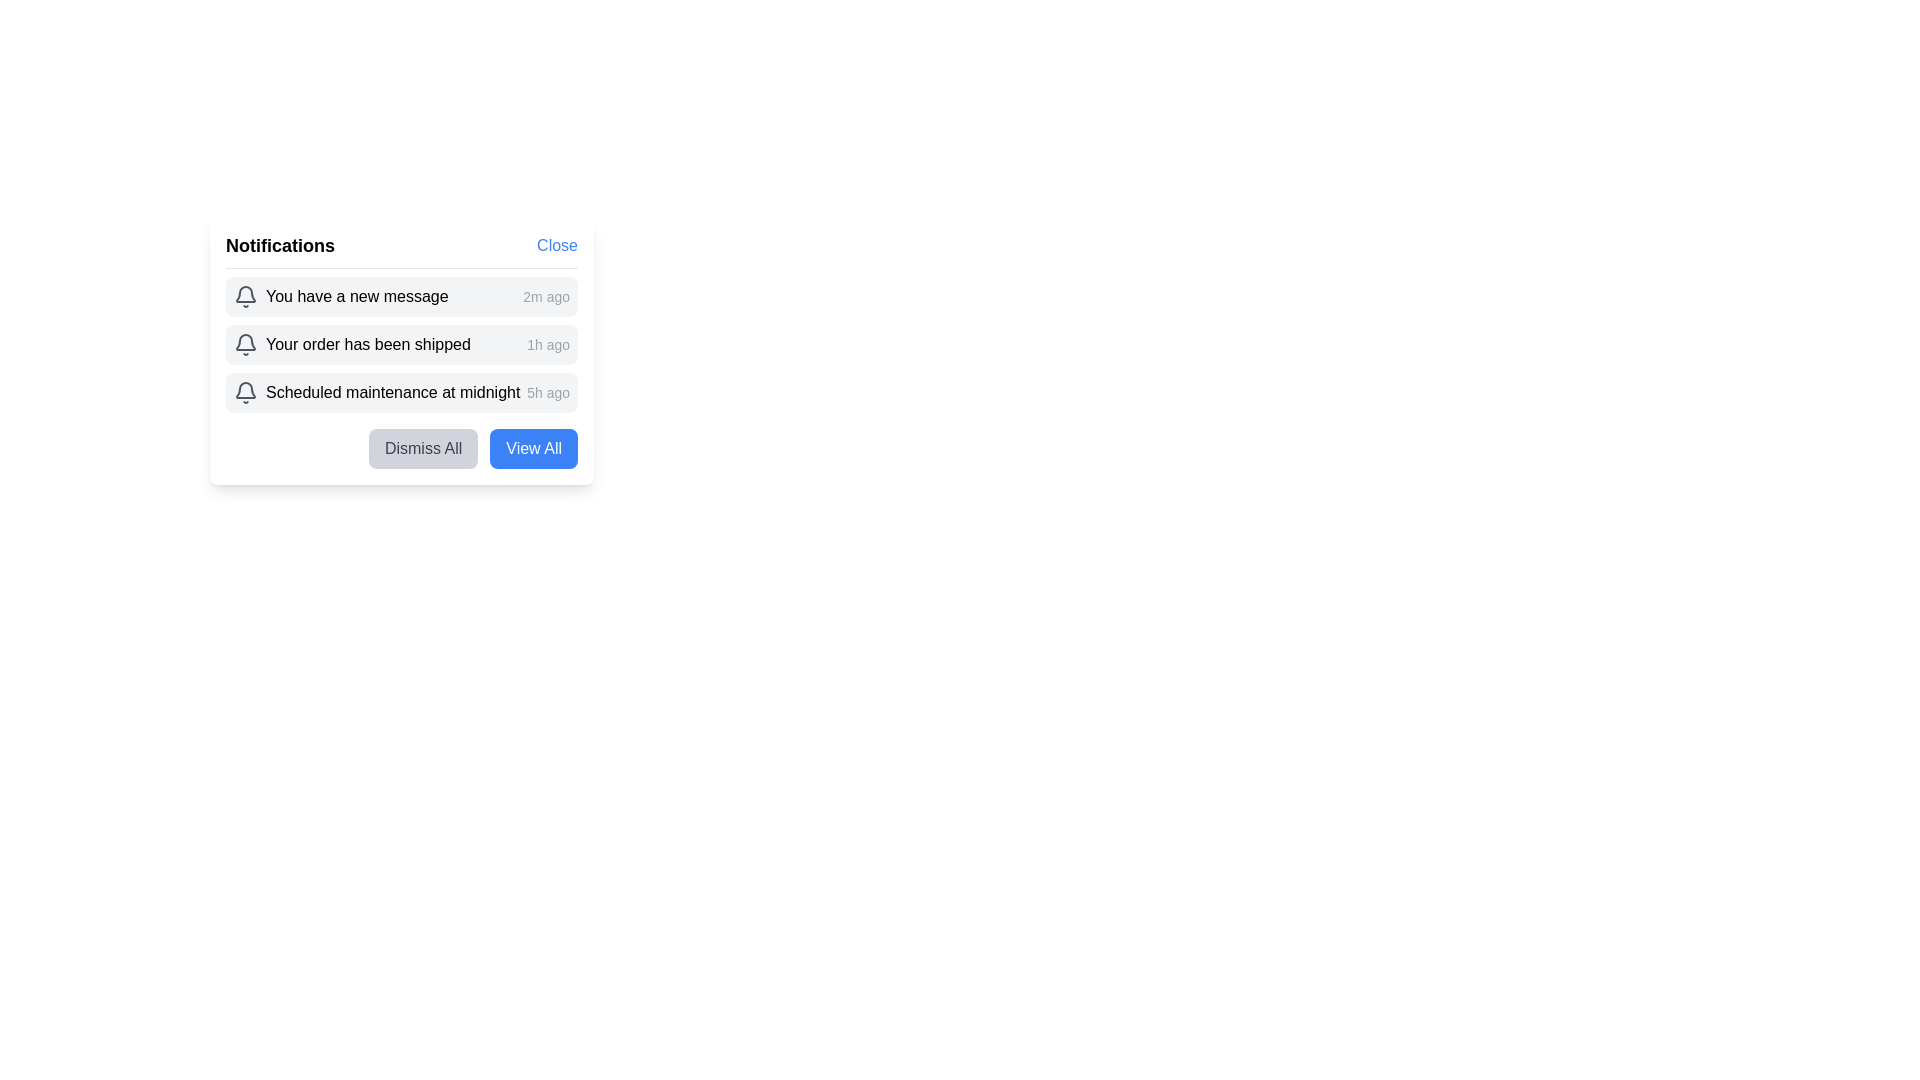 The width and height of the screenshot is (1920, 1080). What do you see at coordinates (340, 297) in the screenshot?
I see `informational message that states 'You have a new message' located at the top of the notifications panel, which includes a bell icon and is positioned to the left of the timestamp '2m ago'` at bounding box center [340, 297].